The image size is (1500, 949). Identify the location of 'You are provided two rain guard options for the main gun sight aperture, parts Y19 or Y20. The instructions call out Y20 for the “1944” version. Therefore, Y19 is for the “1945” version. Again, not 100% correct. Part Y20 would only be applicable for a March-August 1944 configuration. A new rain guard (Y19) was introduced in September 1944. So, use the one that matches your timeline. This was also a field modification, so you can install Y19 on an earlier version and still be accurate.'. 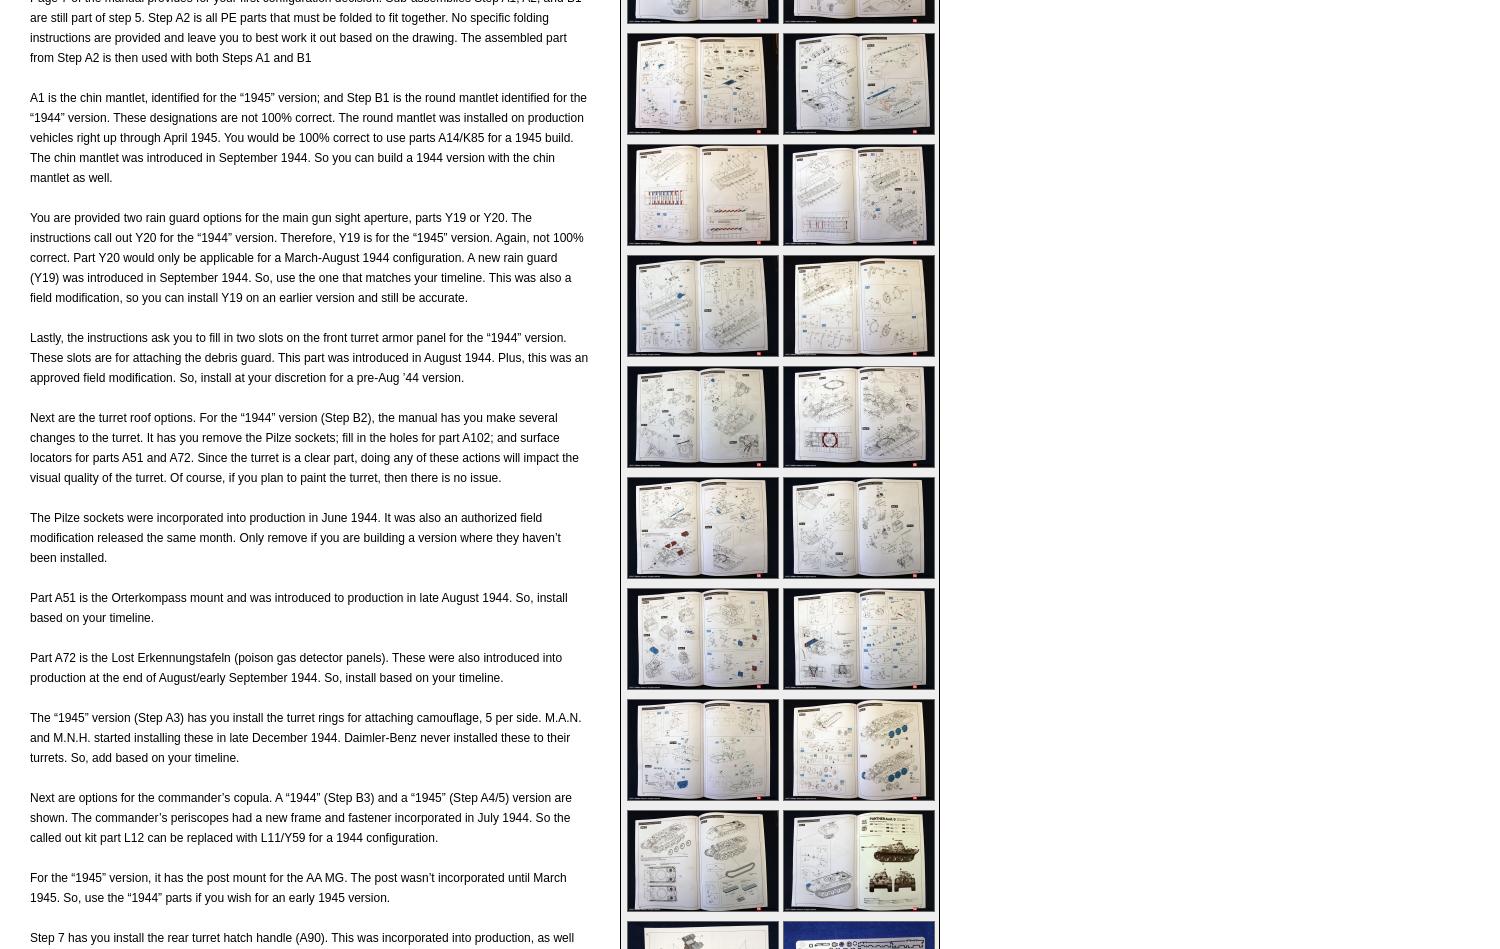
(306, 257).